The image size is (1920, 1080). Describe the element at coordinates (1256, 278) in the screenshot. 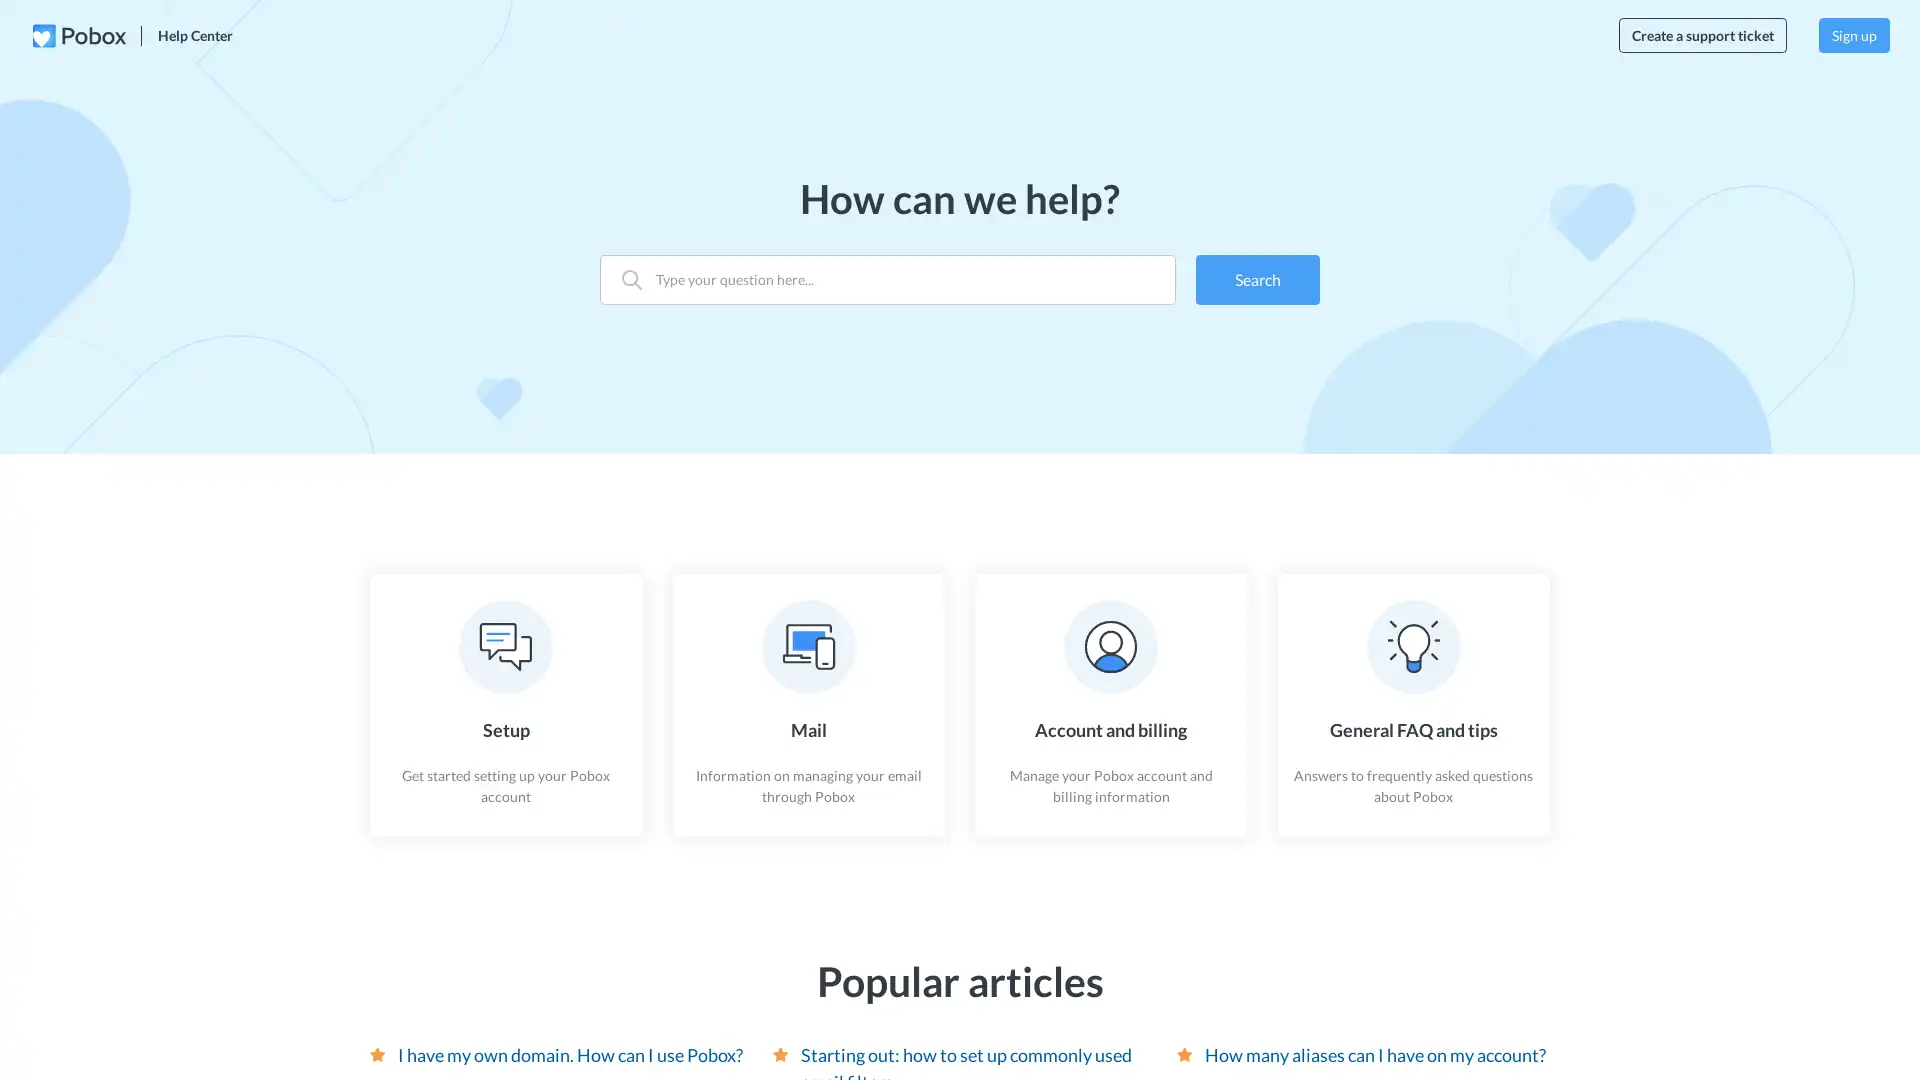

I see `Search` at that location.